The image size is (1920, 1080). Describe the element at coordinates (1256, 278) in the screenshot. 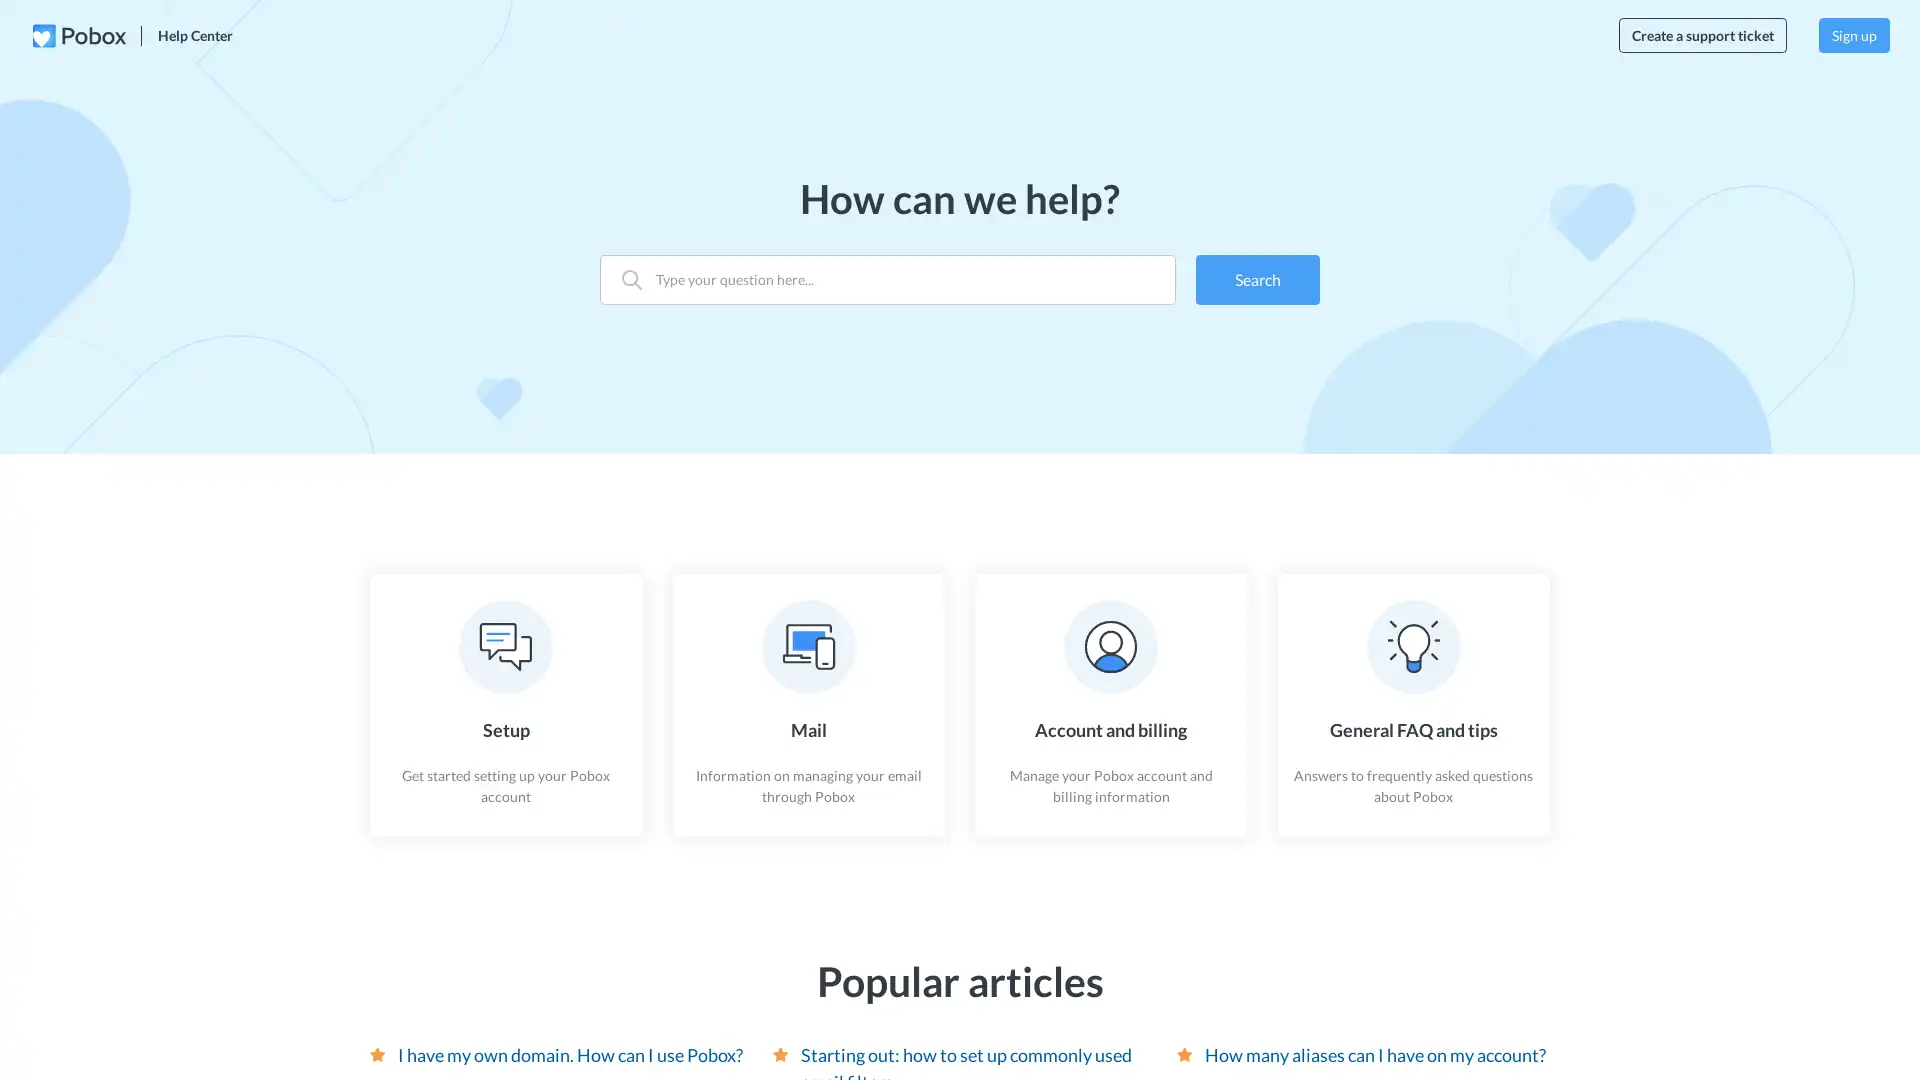

I see `Search` at that location.